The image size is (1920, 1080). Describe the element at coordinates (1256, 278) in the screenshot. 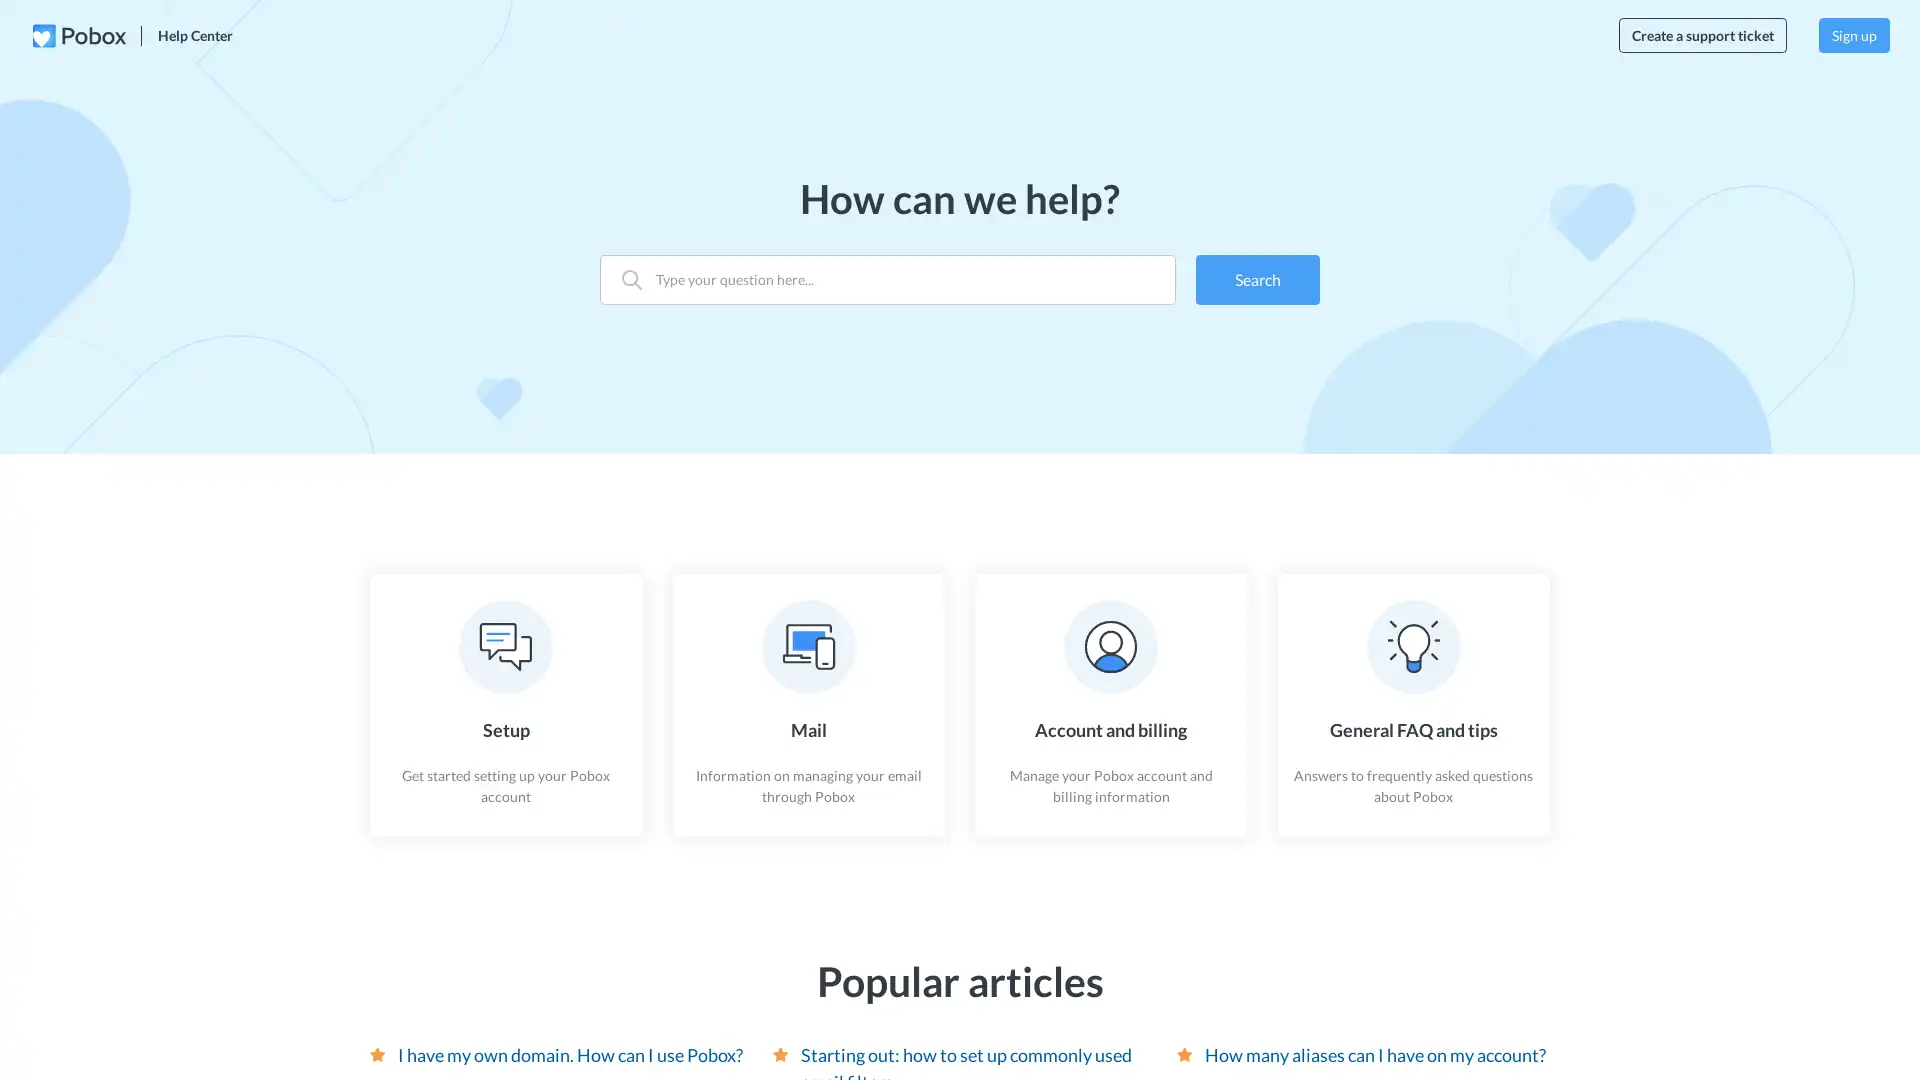

I see `Search` at that location.